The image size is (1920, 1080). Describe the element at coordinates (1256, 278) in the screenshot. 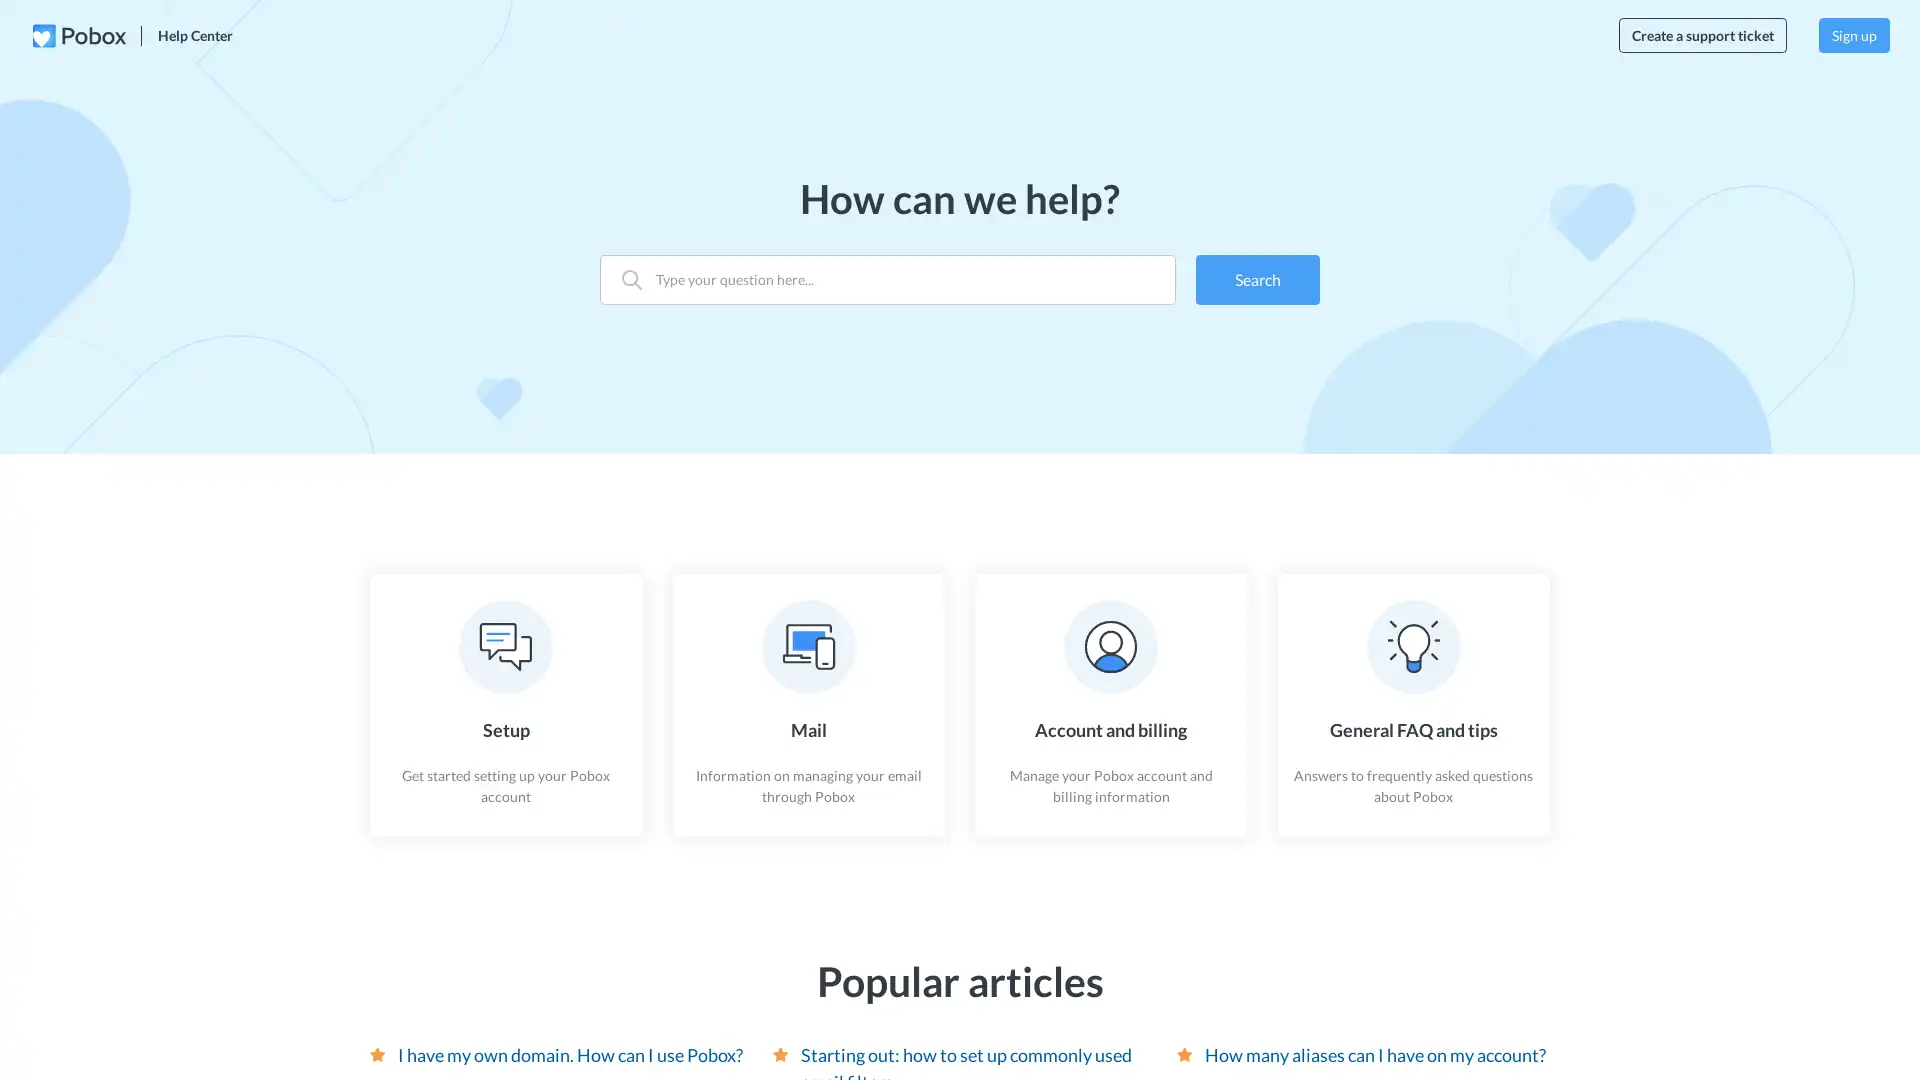

I see `Search` at that location.